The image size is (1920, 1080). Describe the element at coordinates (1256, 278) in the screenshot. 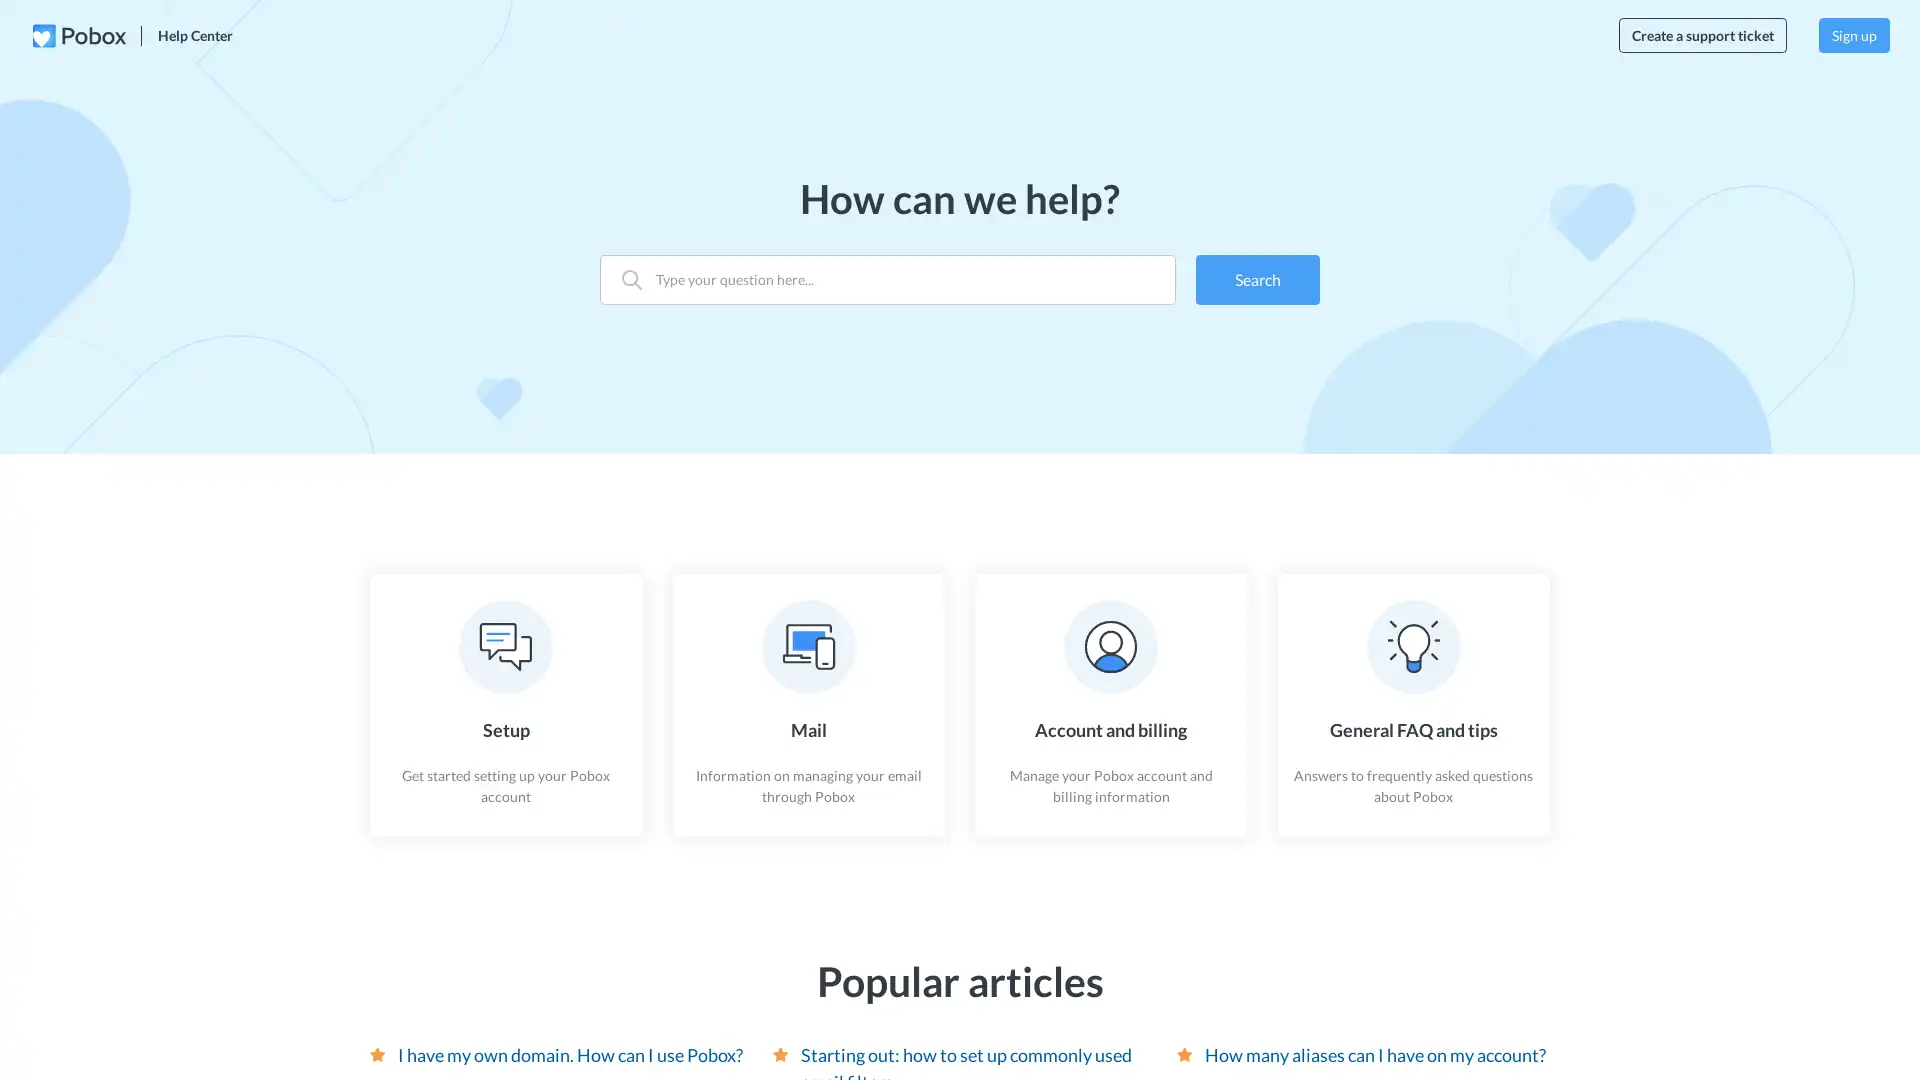

I see `Search` at that location.